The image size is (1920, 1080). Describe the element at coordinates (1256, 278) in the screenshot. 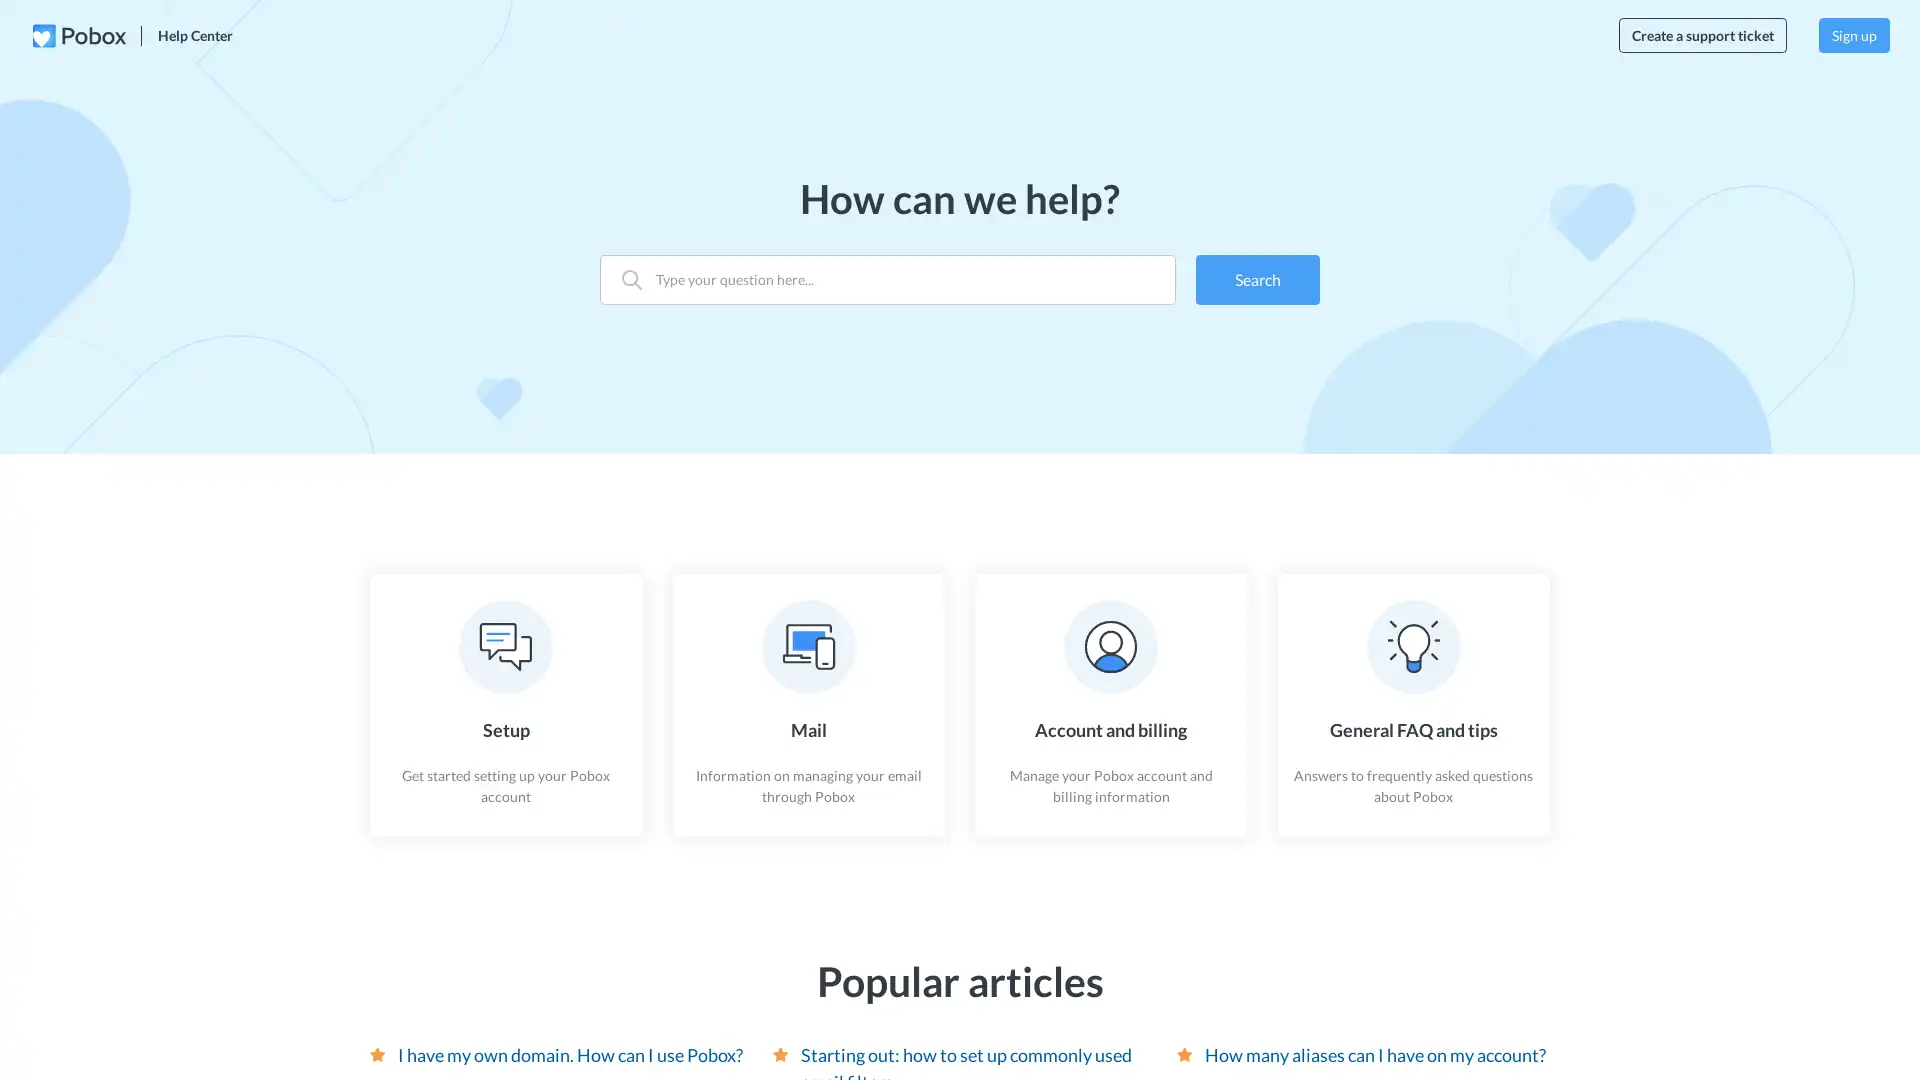

I see `Search` at that location.